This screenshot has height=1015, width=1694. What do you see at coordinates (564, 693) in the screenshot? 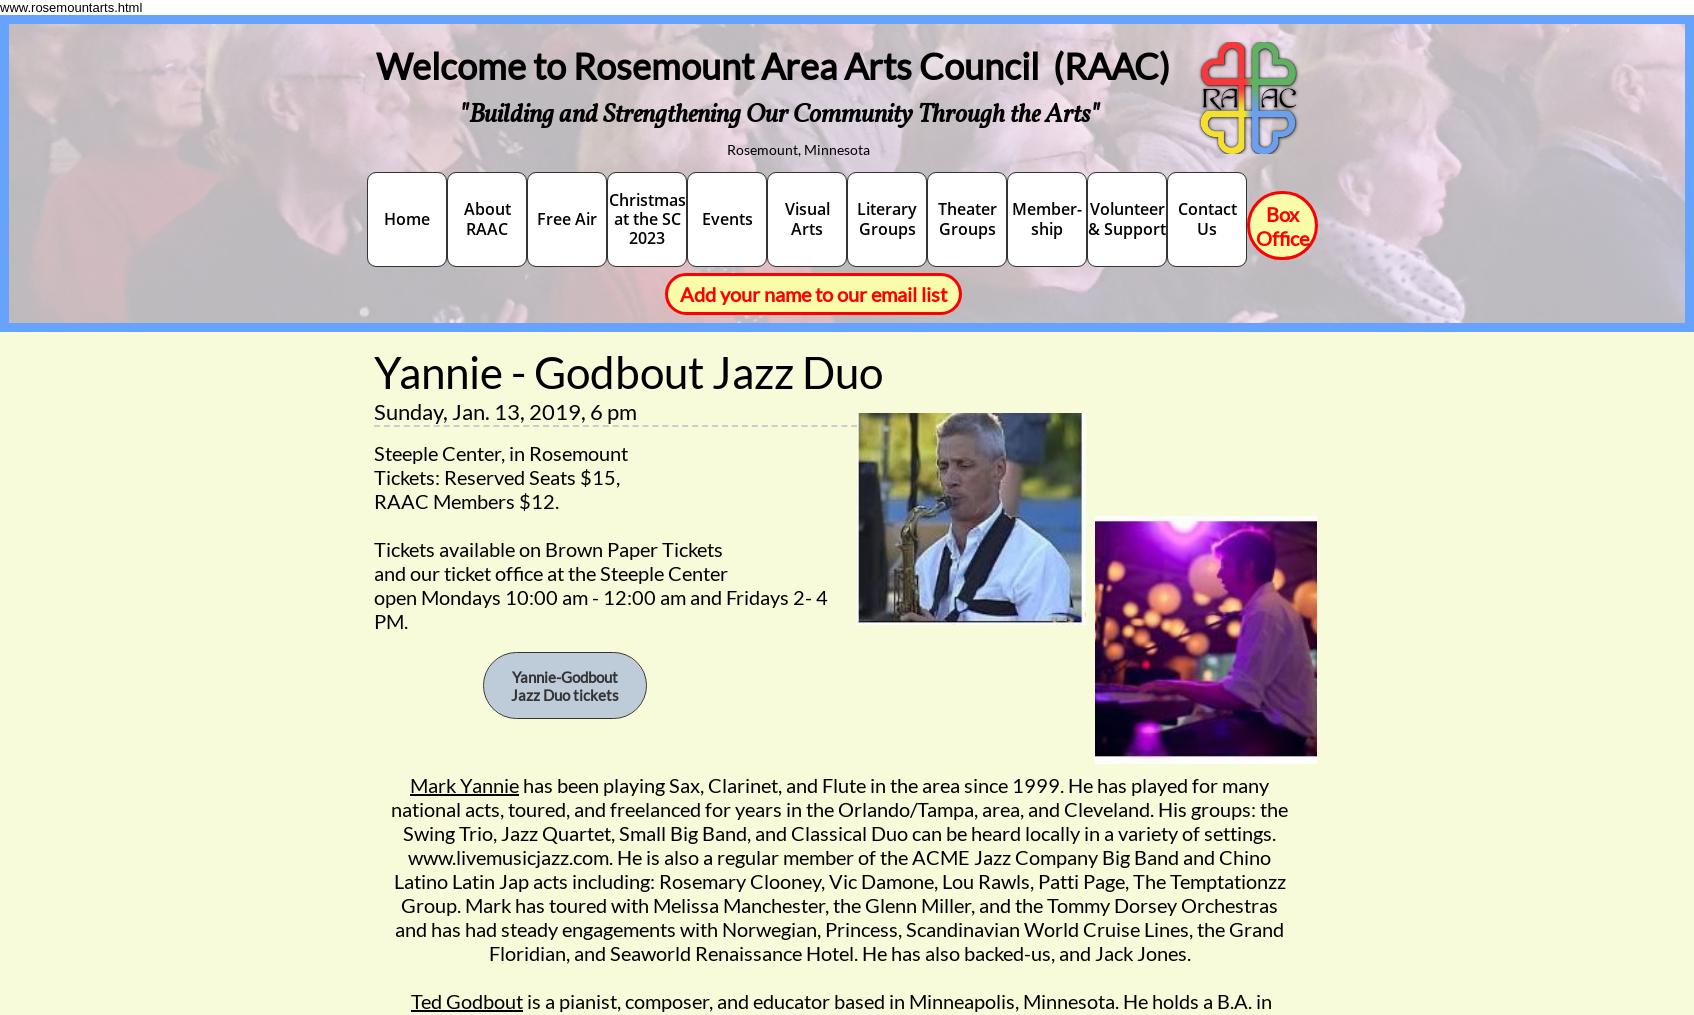
I see `'Jazz Duo tickets'` at bounding box center [564, 693].